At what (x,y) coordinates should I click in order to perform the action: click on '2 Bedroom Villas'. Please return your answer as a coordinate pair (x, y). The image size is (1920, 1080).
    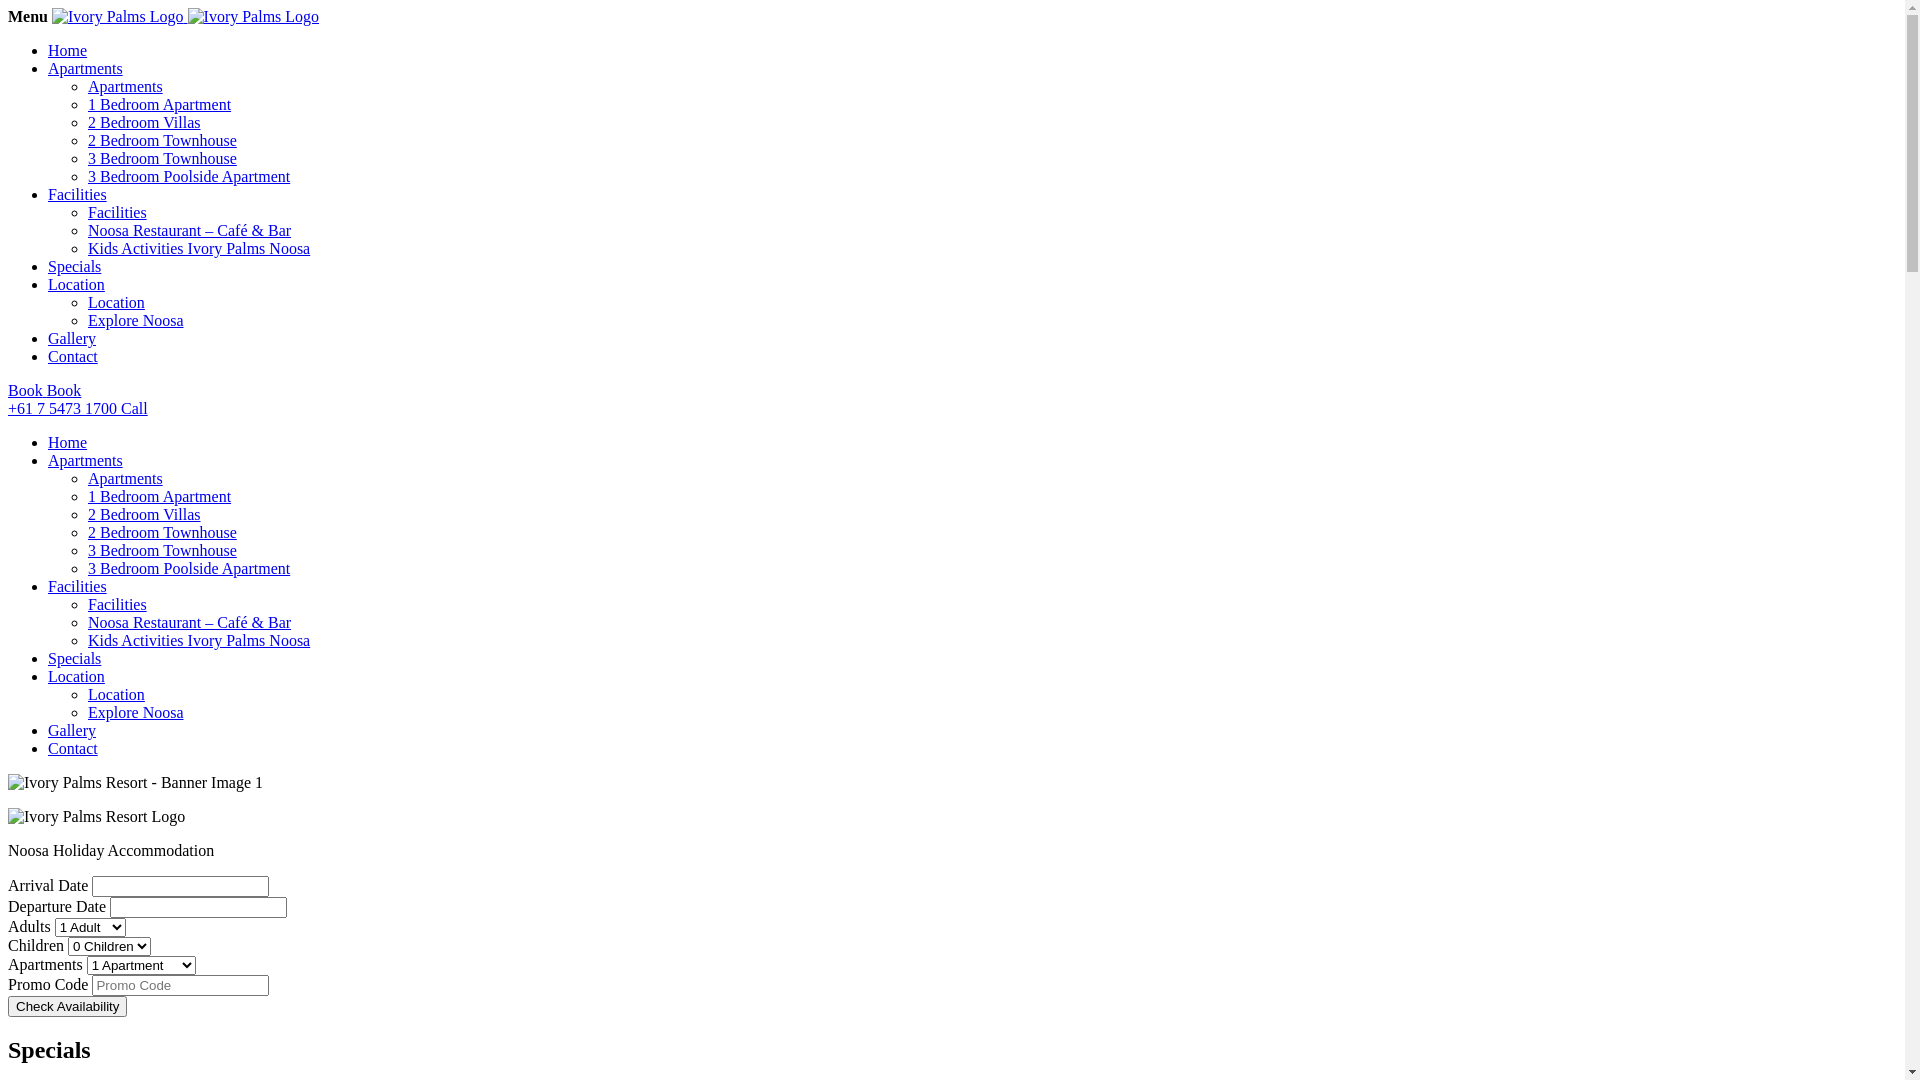
    Looking at the image, I should click on (86, 122).